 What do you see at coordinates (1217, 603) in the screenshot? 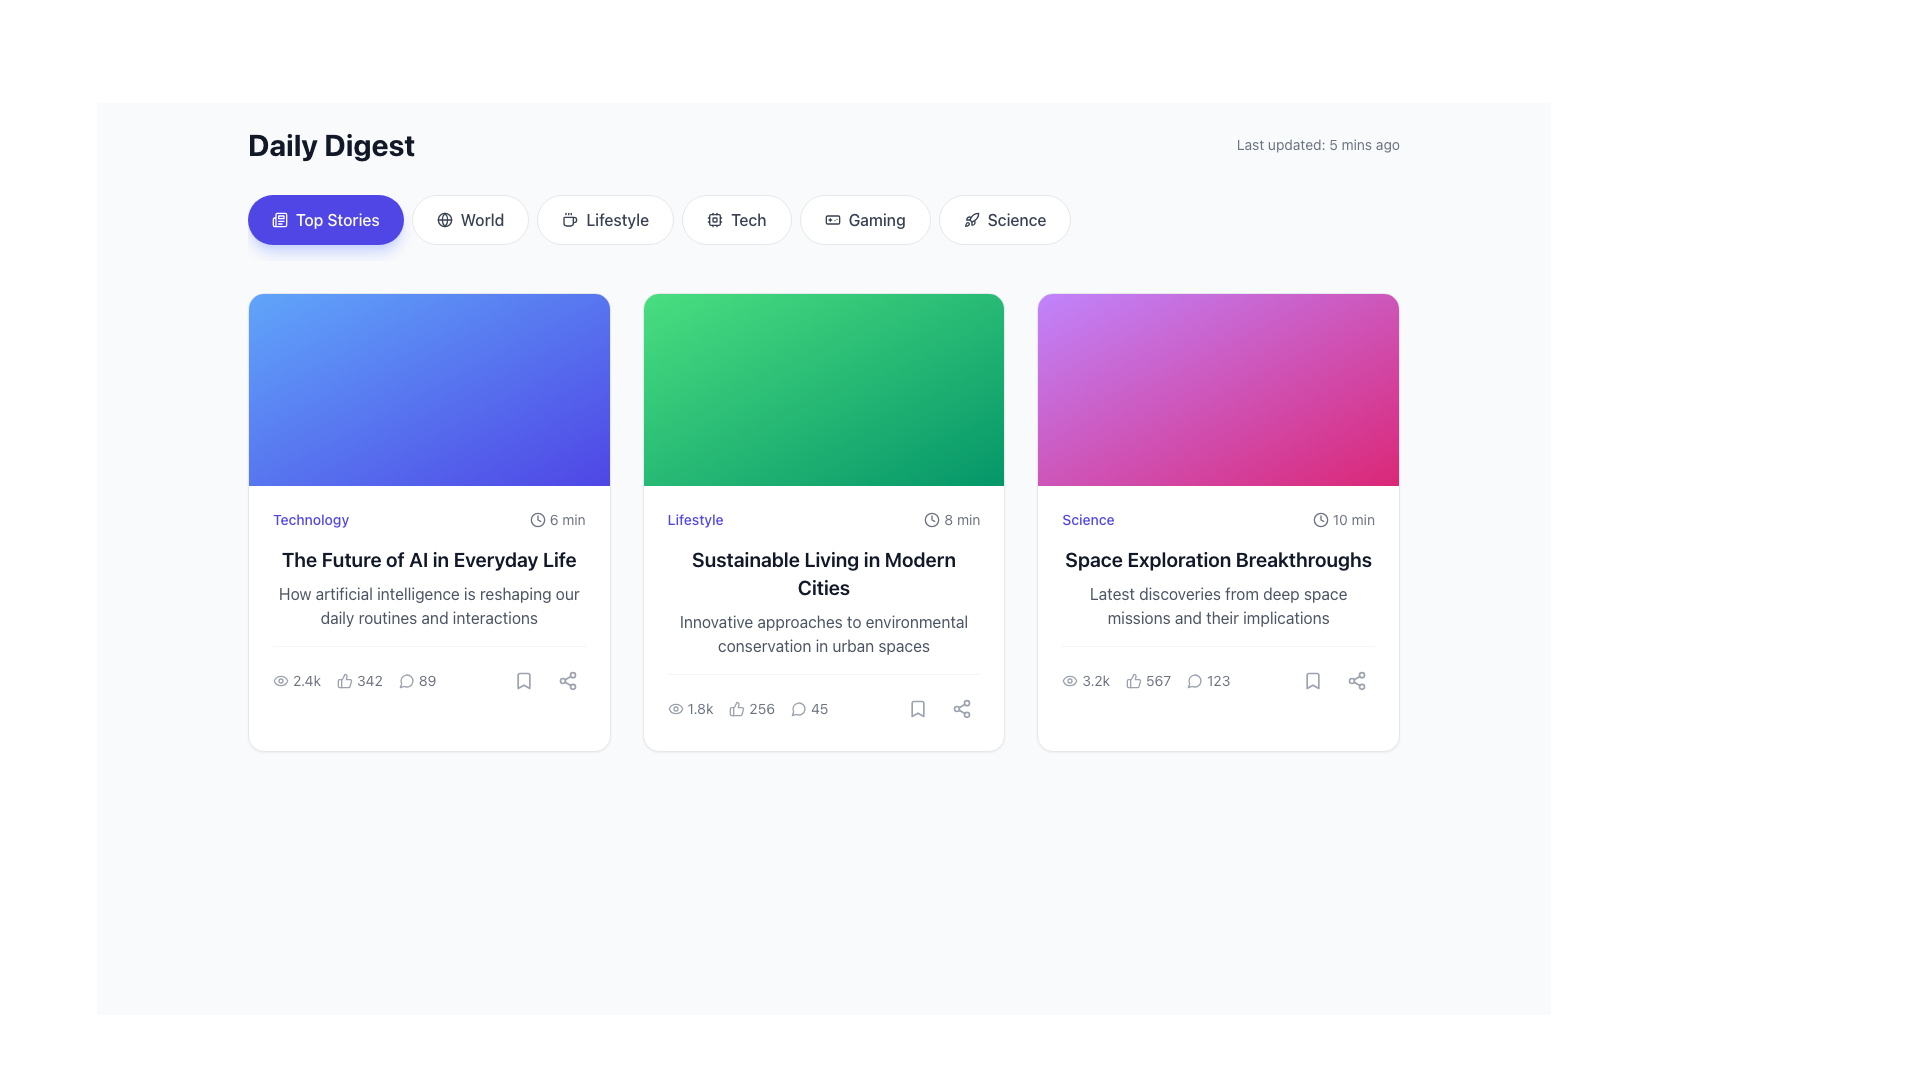
I see `the Card Component titled 'Space Exploration Breakthroughs', which is the third card in the 'Daily Digest' section, styled with a white background and containing various article-related information` at bounding box center [1217, 603].